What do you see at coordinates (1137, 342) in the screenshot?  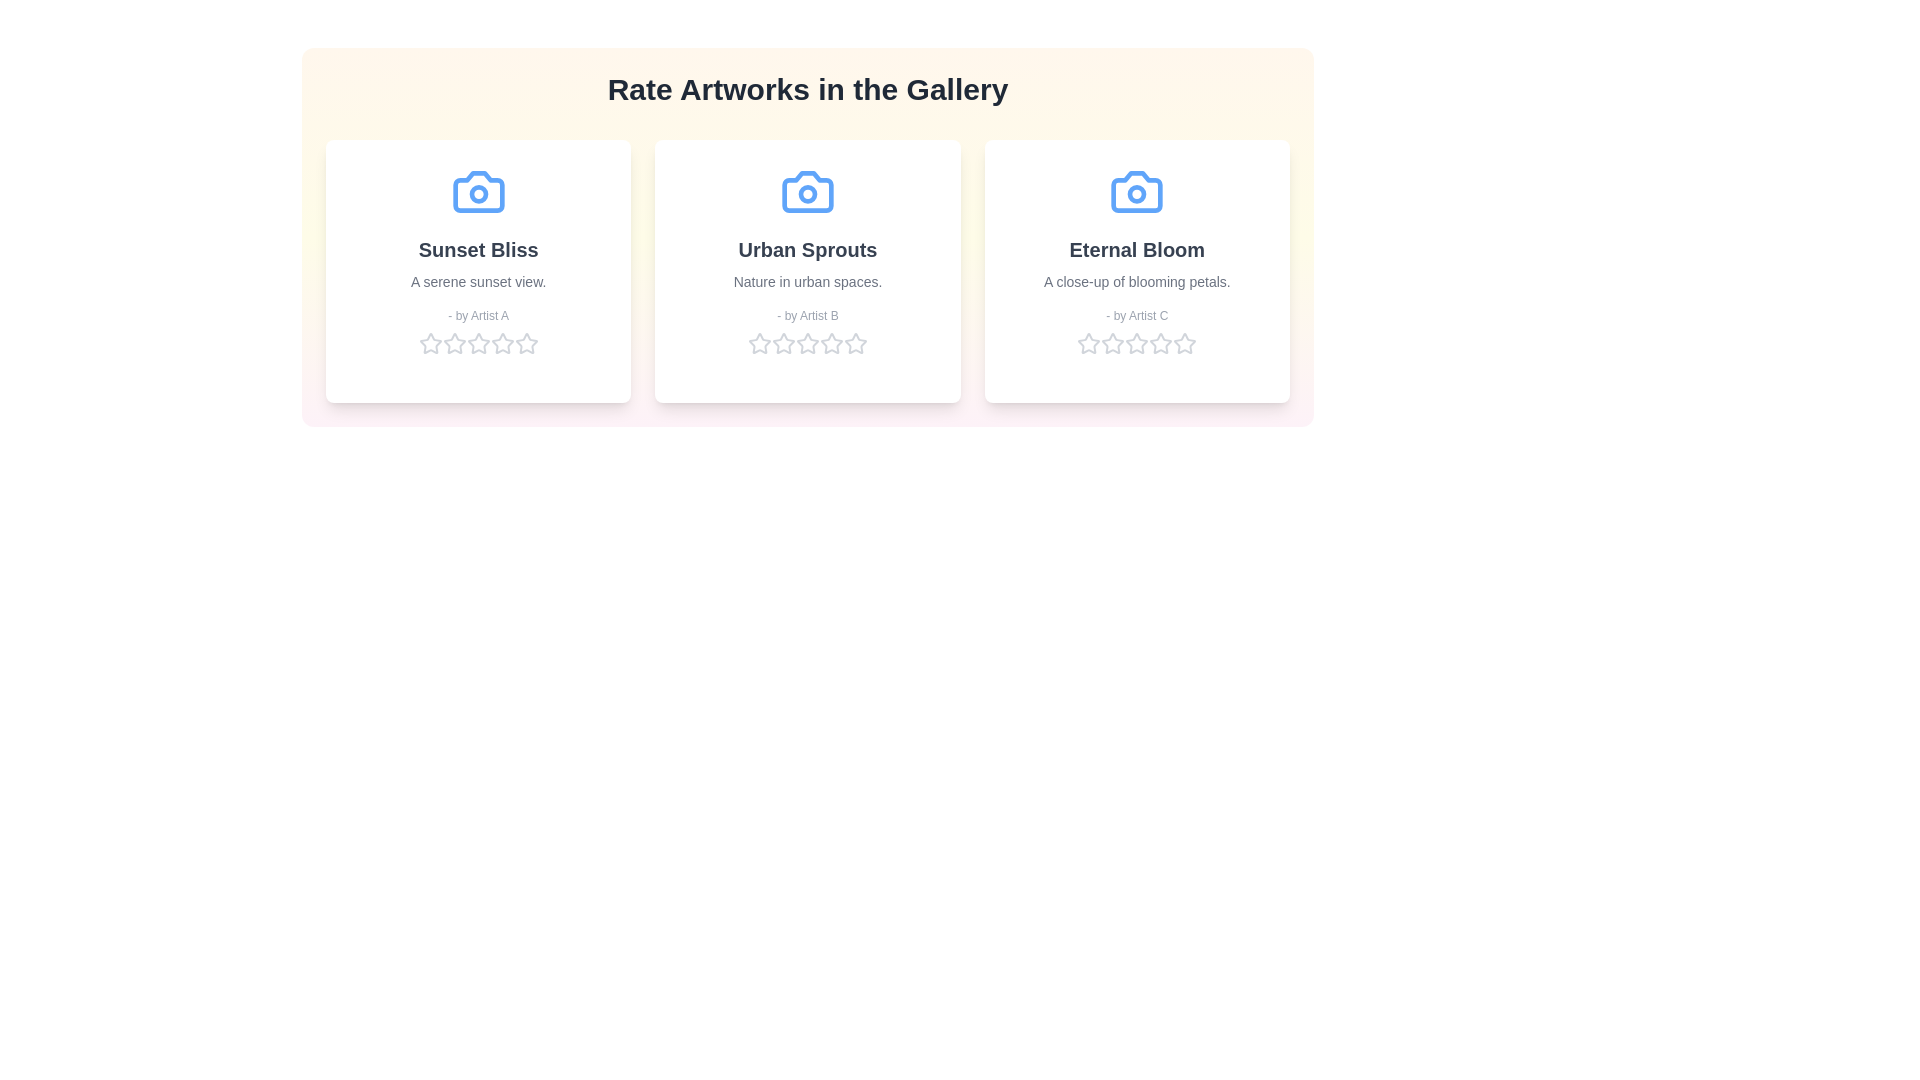 I see `the star corresponding to 3 for the artwork 'Eternal Bloom' to set its rating` at bounding box center [1137, 342].